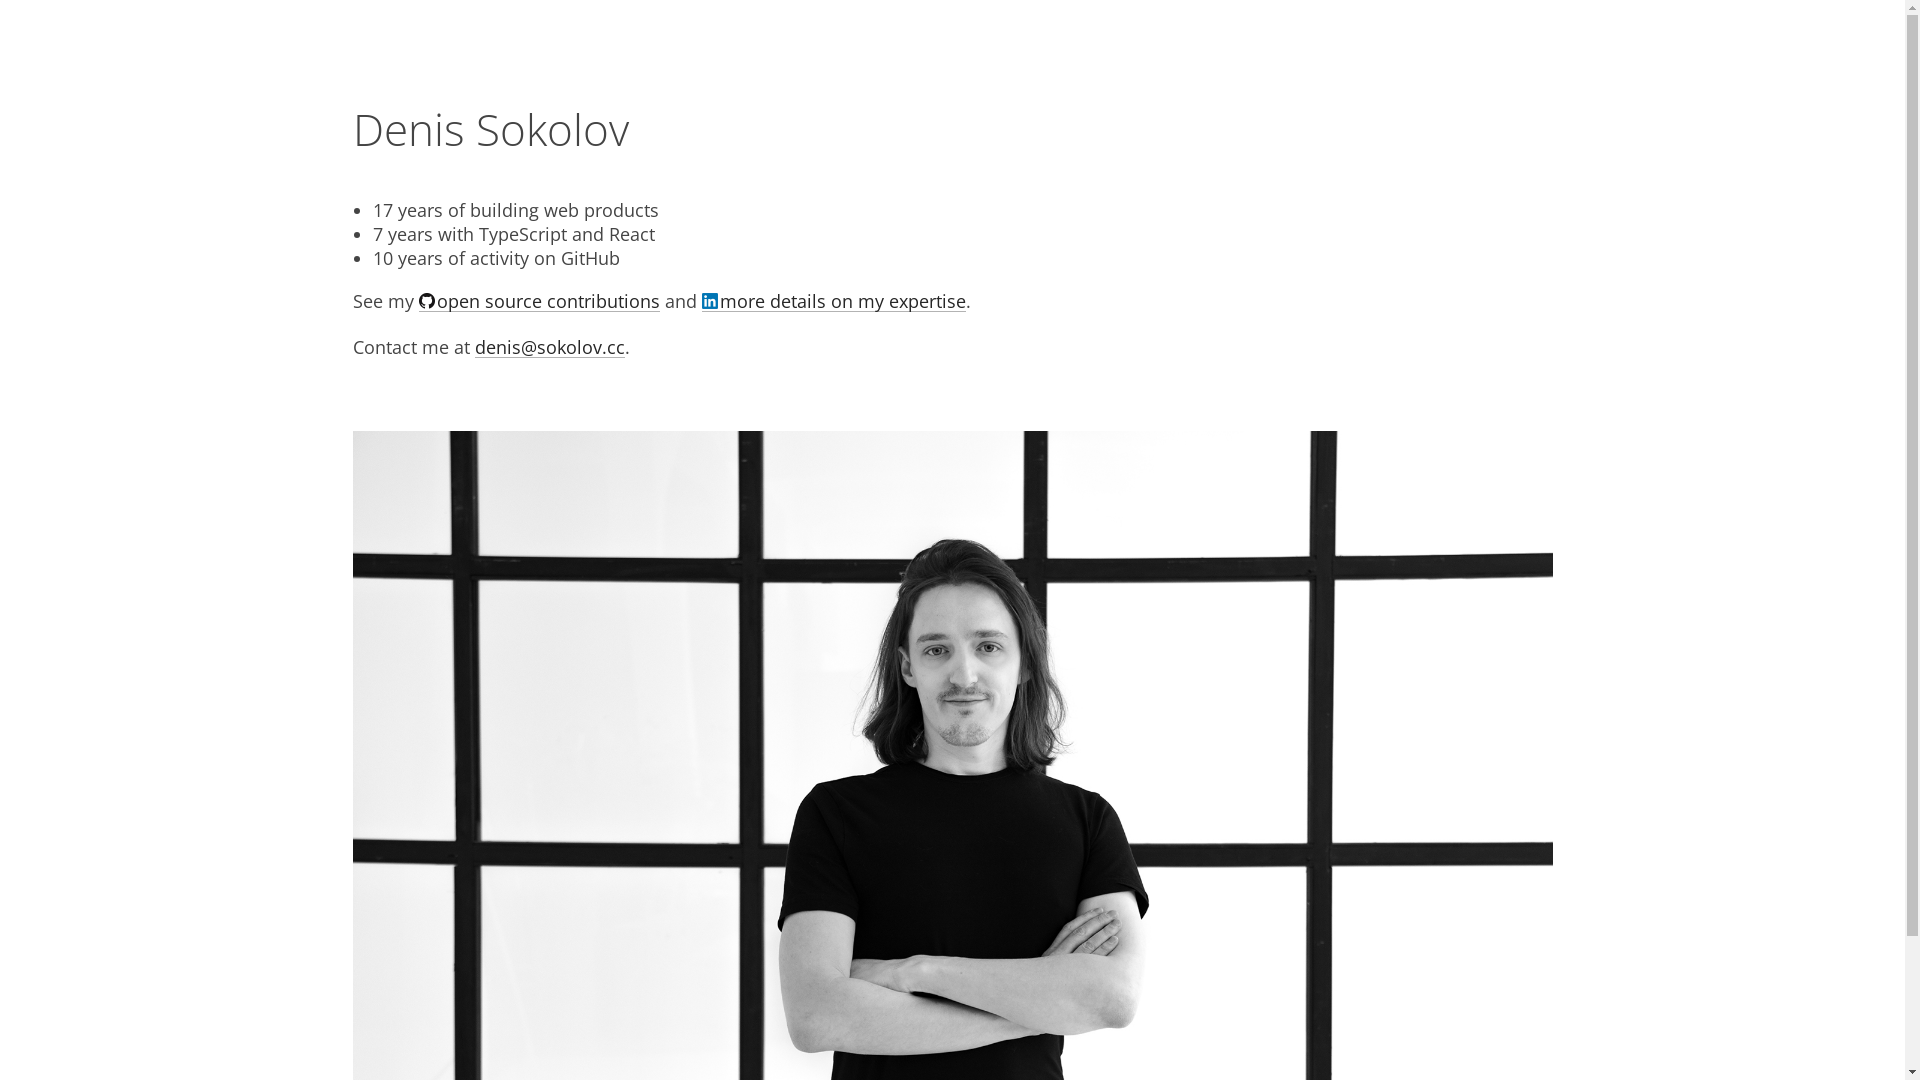 This screenshot has width=1920, height=1080. What do you see at coordinates (416, 305) in the screenshot?
I see `'open source contributions'` at bounding box center [416, 305].